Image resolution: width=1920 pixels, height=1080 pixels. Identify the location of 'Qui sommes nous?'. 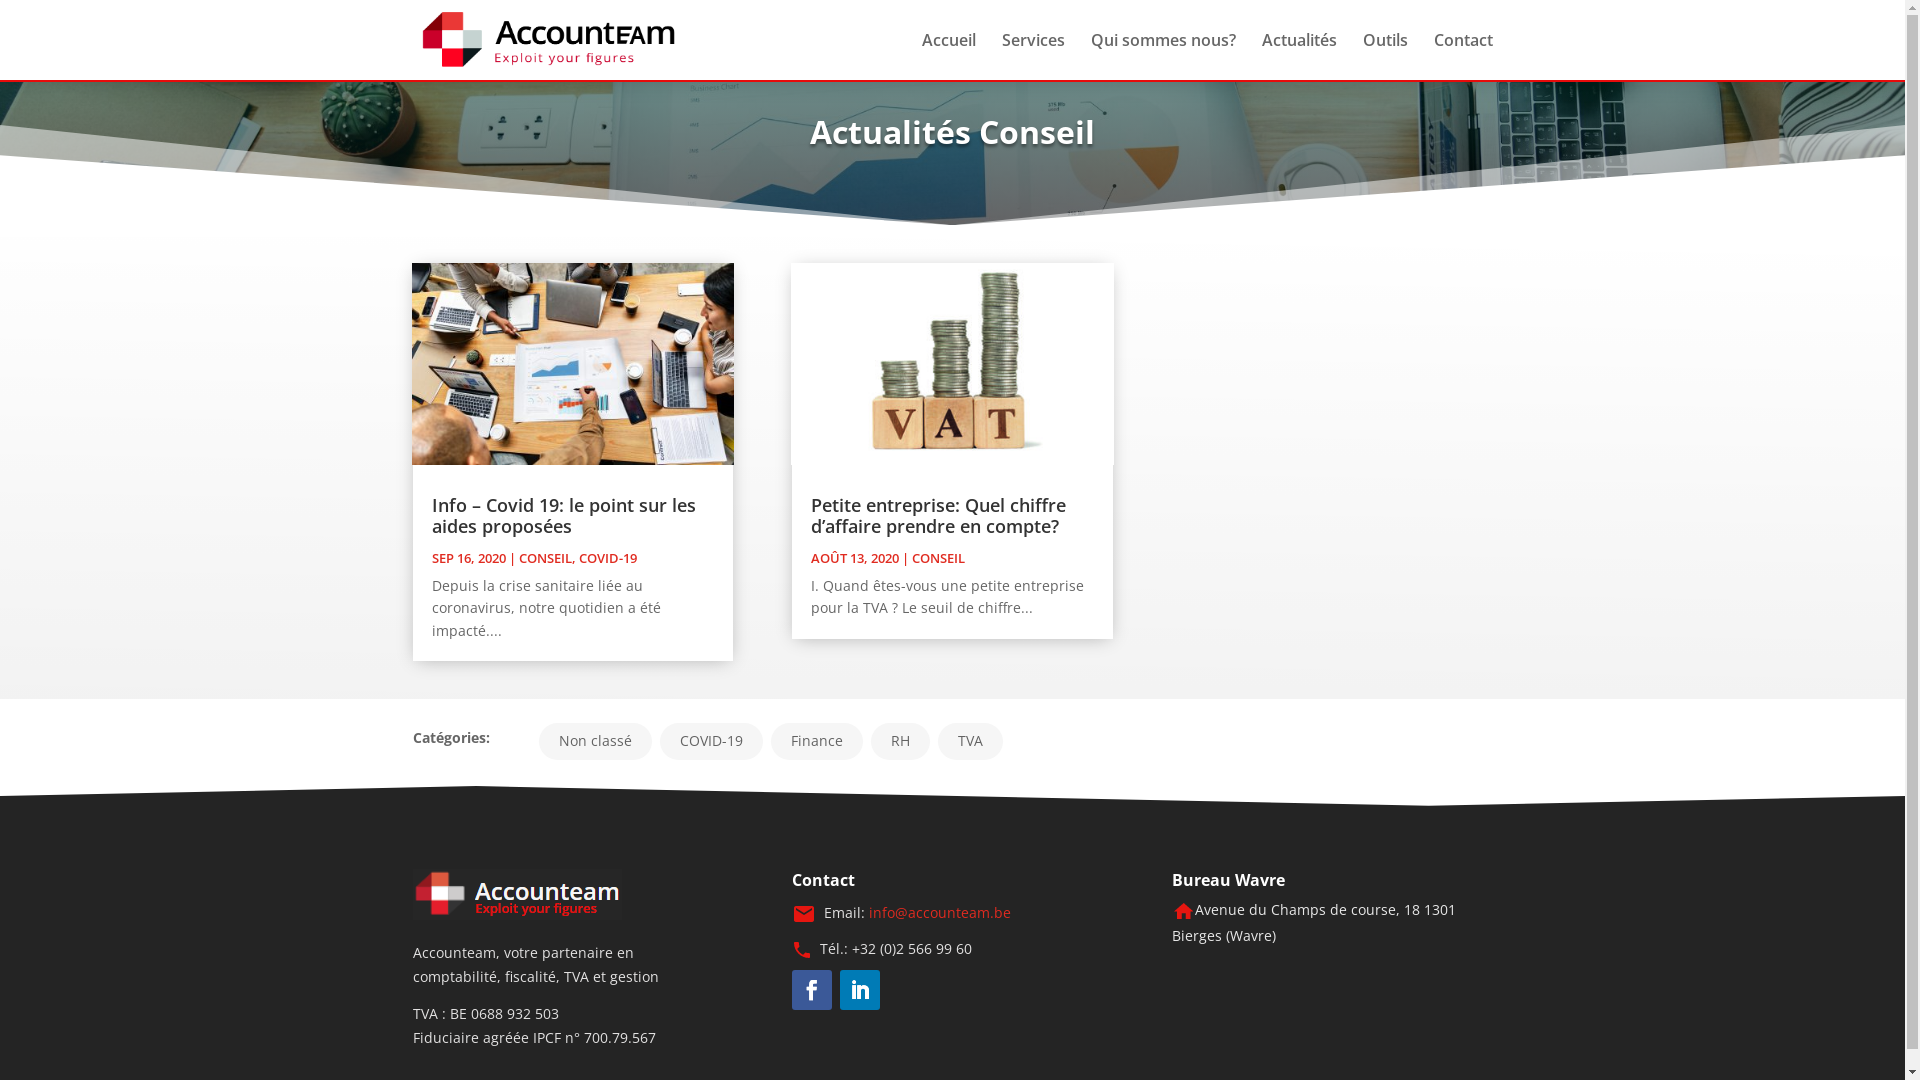
(1162, 55).